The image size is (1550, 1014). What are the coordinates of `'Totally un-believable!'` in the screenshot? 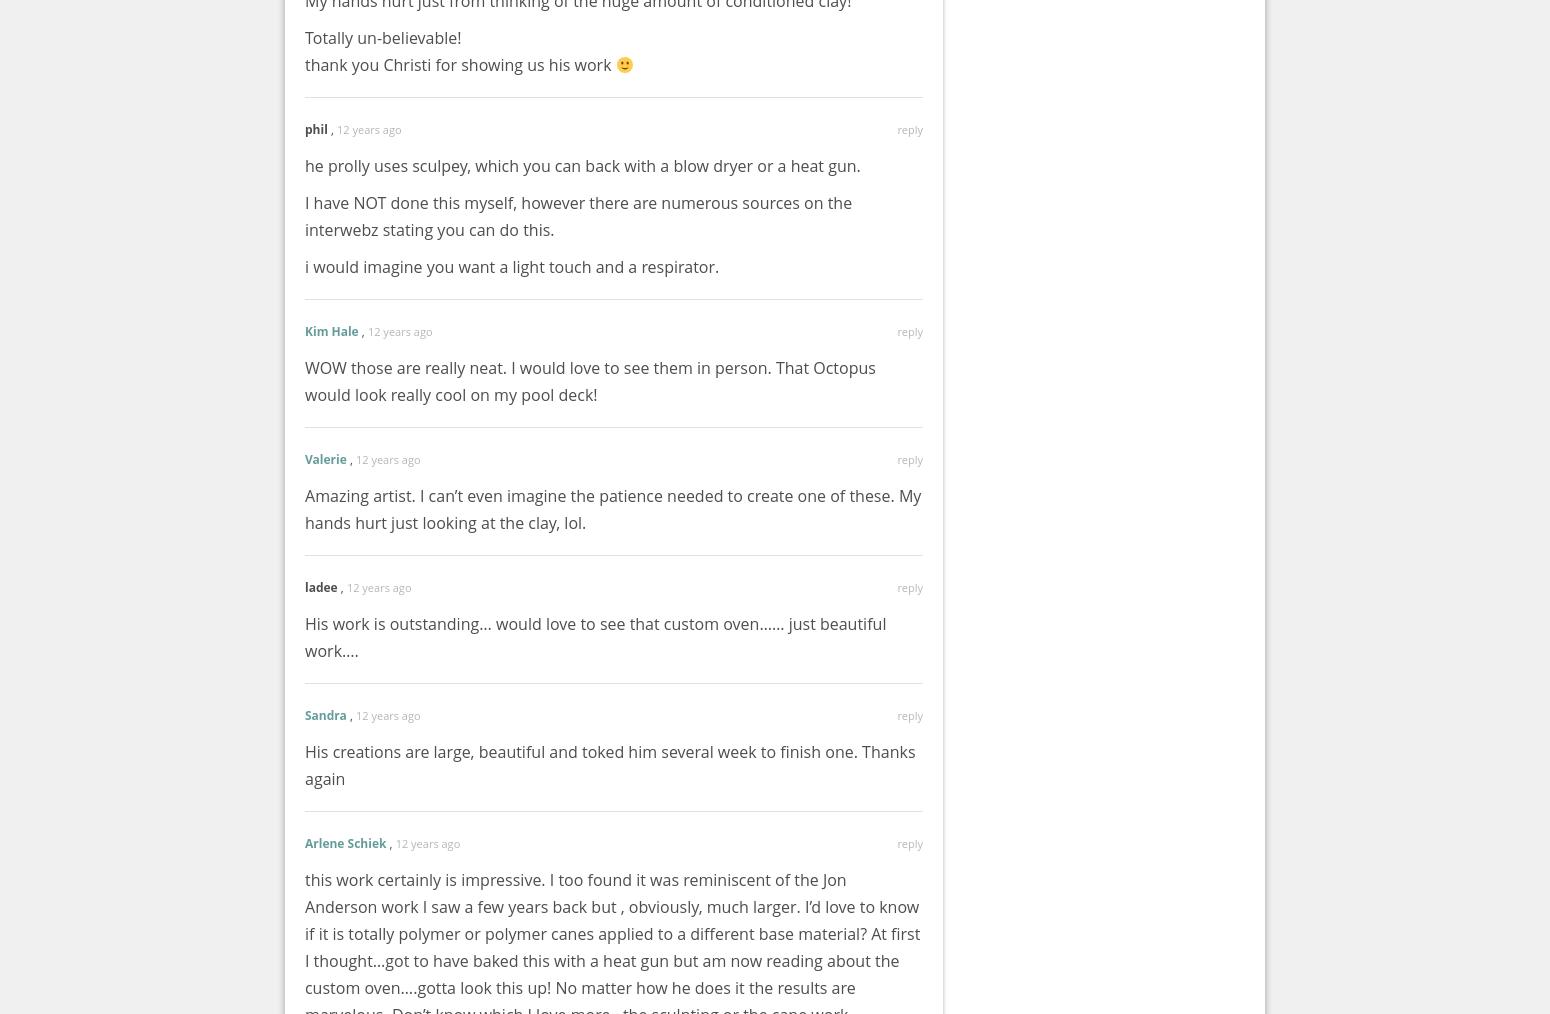 It's located at (382, 37).